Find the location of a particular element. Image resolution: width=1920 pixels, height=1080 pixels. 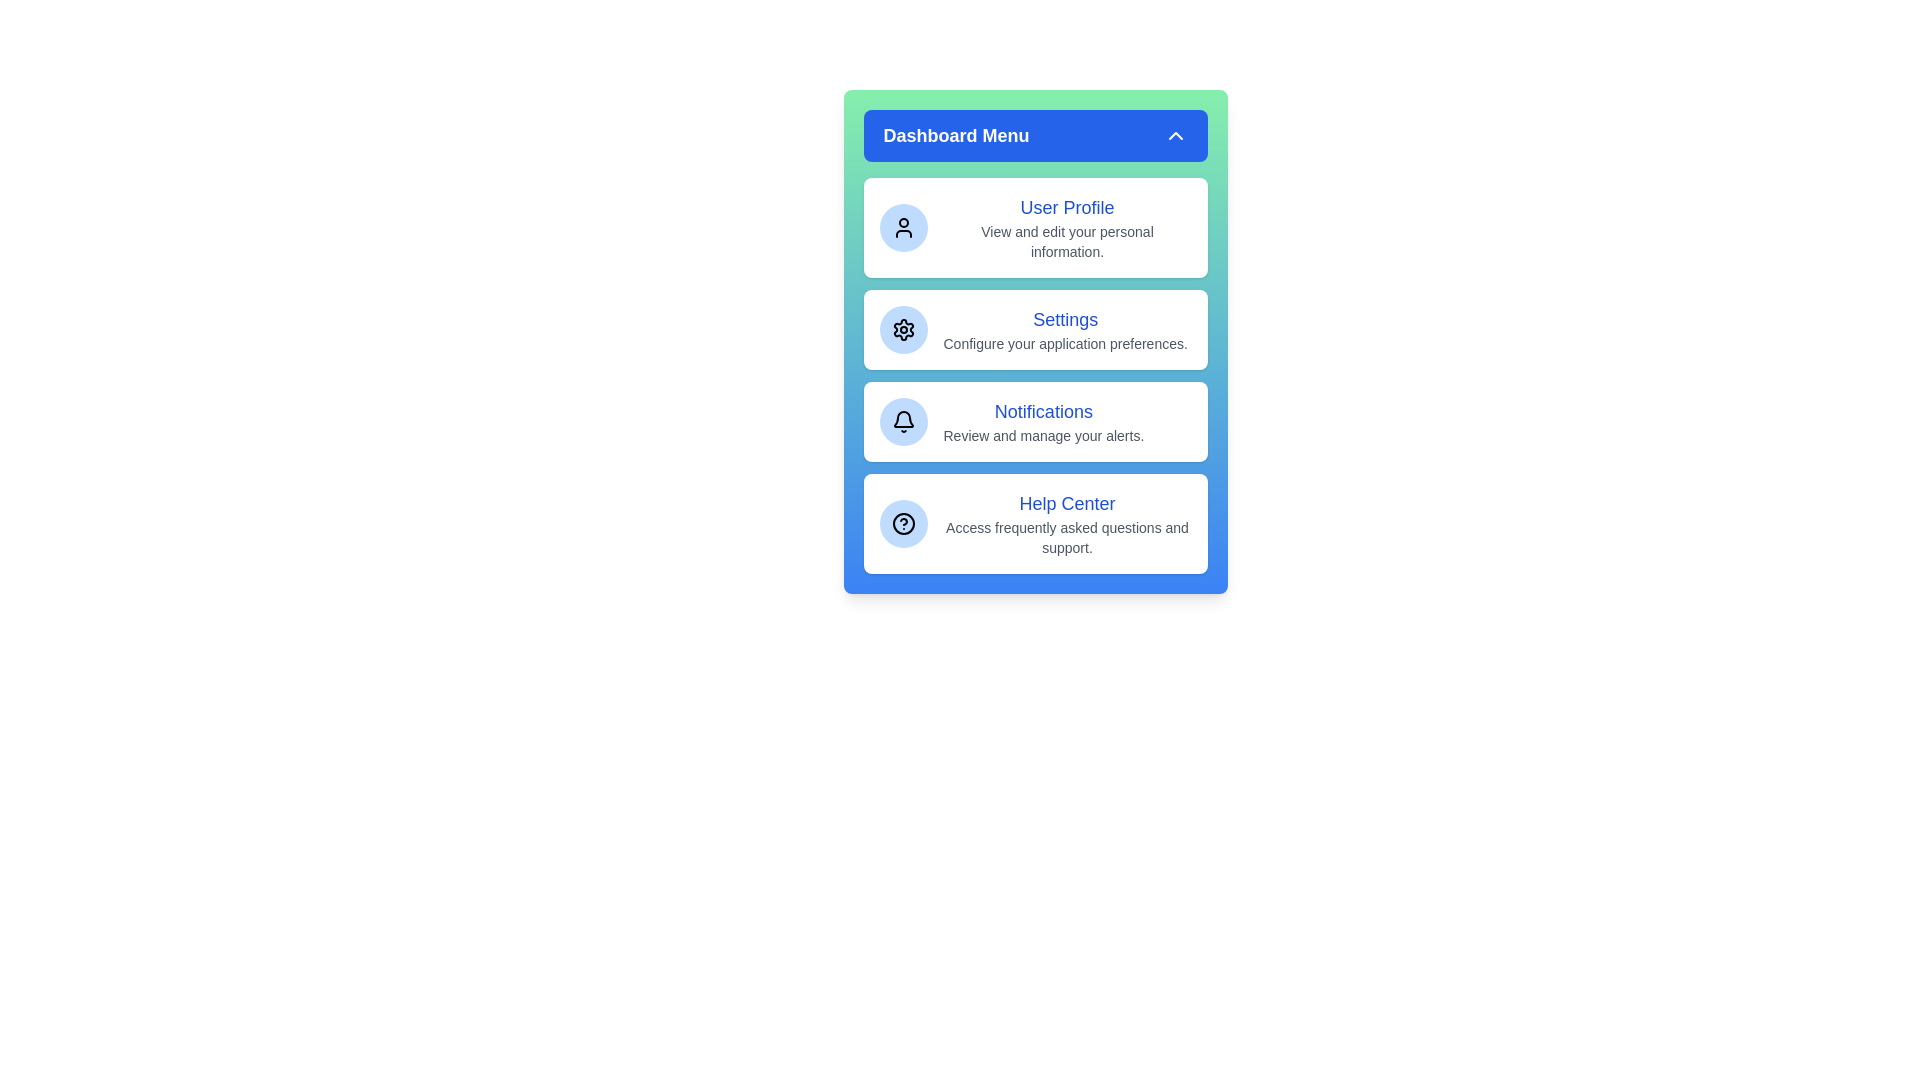

the menu option Notifications is located at coordinates (1035, 420).